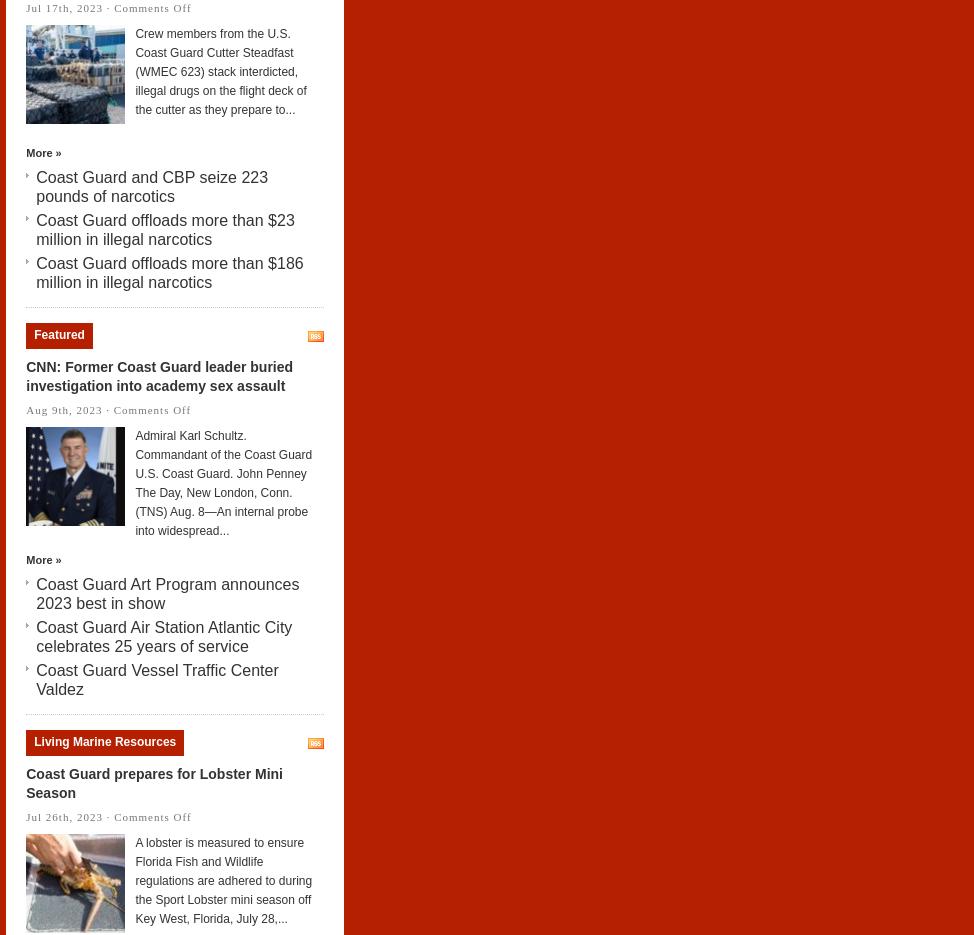 The height and width of the screenshot is (935, 974). I want to click on 'Coast Guard prepares for Lobster Mini Season', so click(152, 782).